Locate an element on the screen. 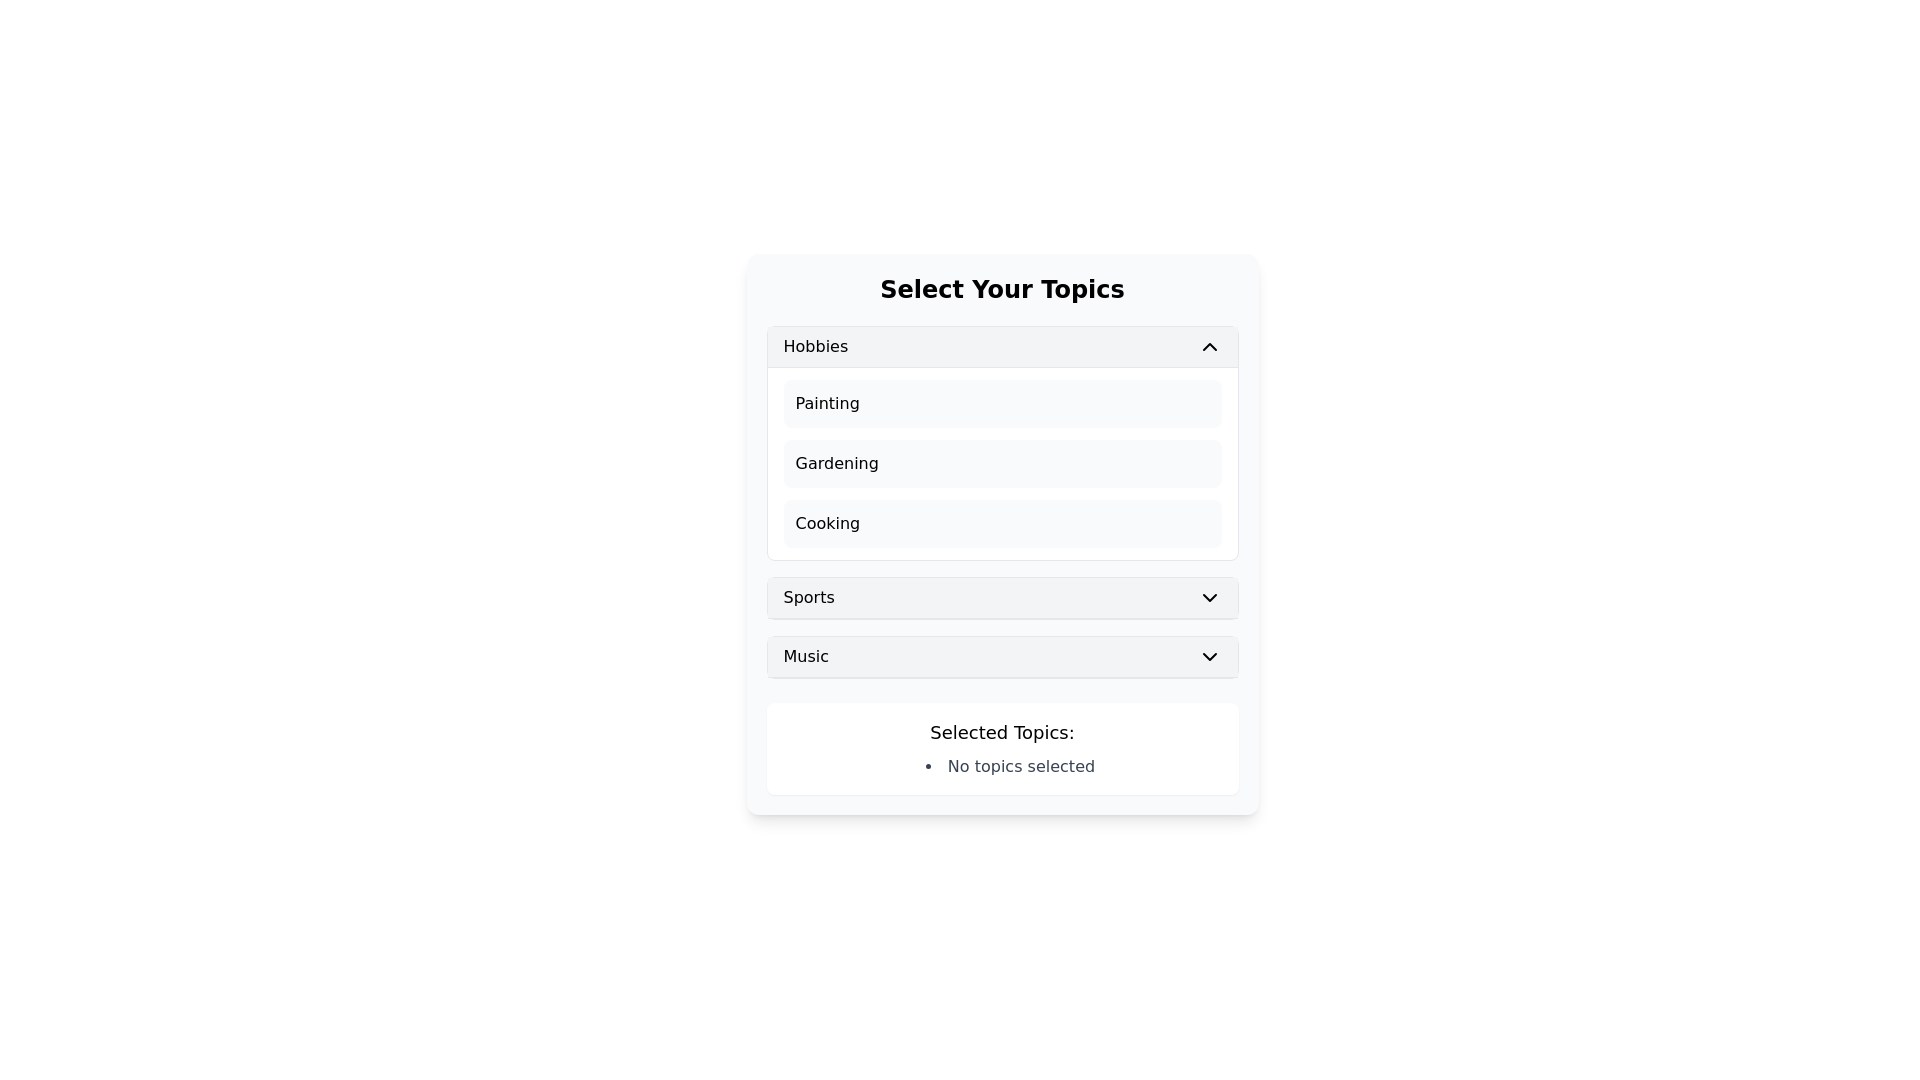 This screenshot has height=1080, width=1920. the 'Sports' dropdown trigger located under the 'Hobbies' section is located at coordinates (1002, 597).